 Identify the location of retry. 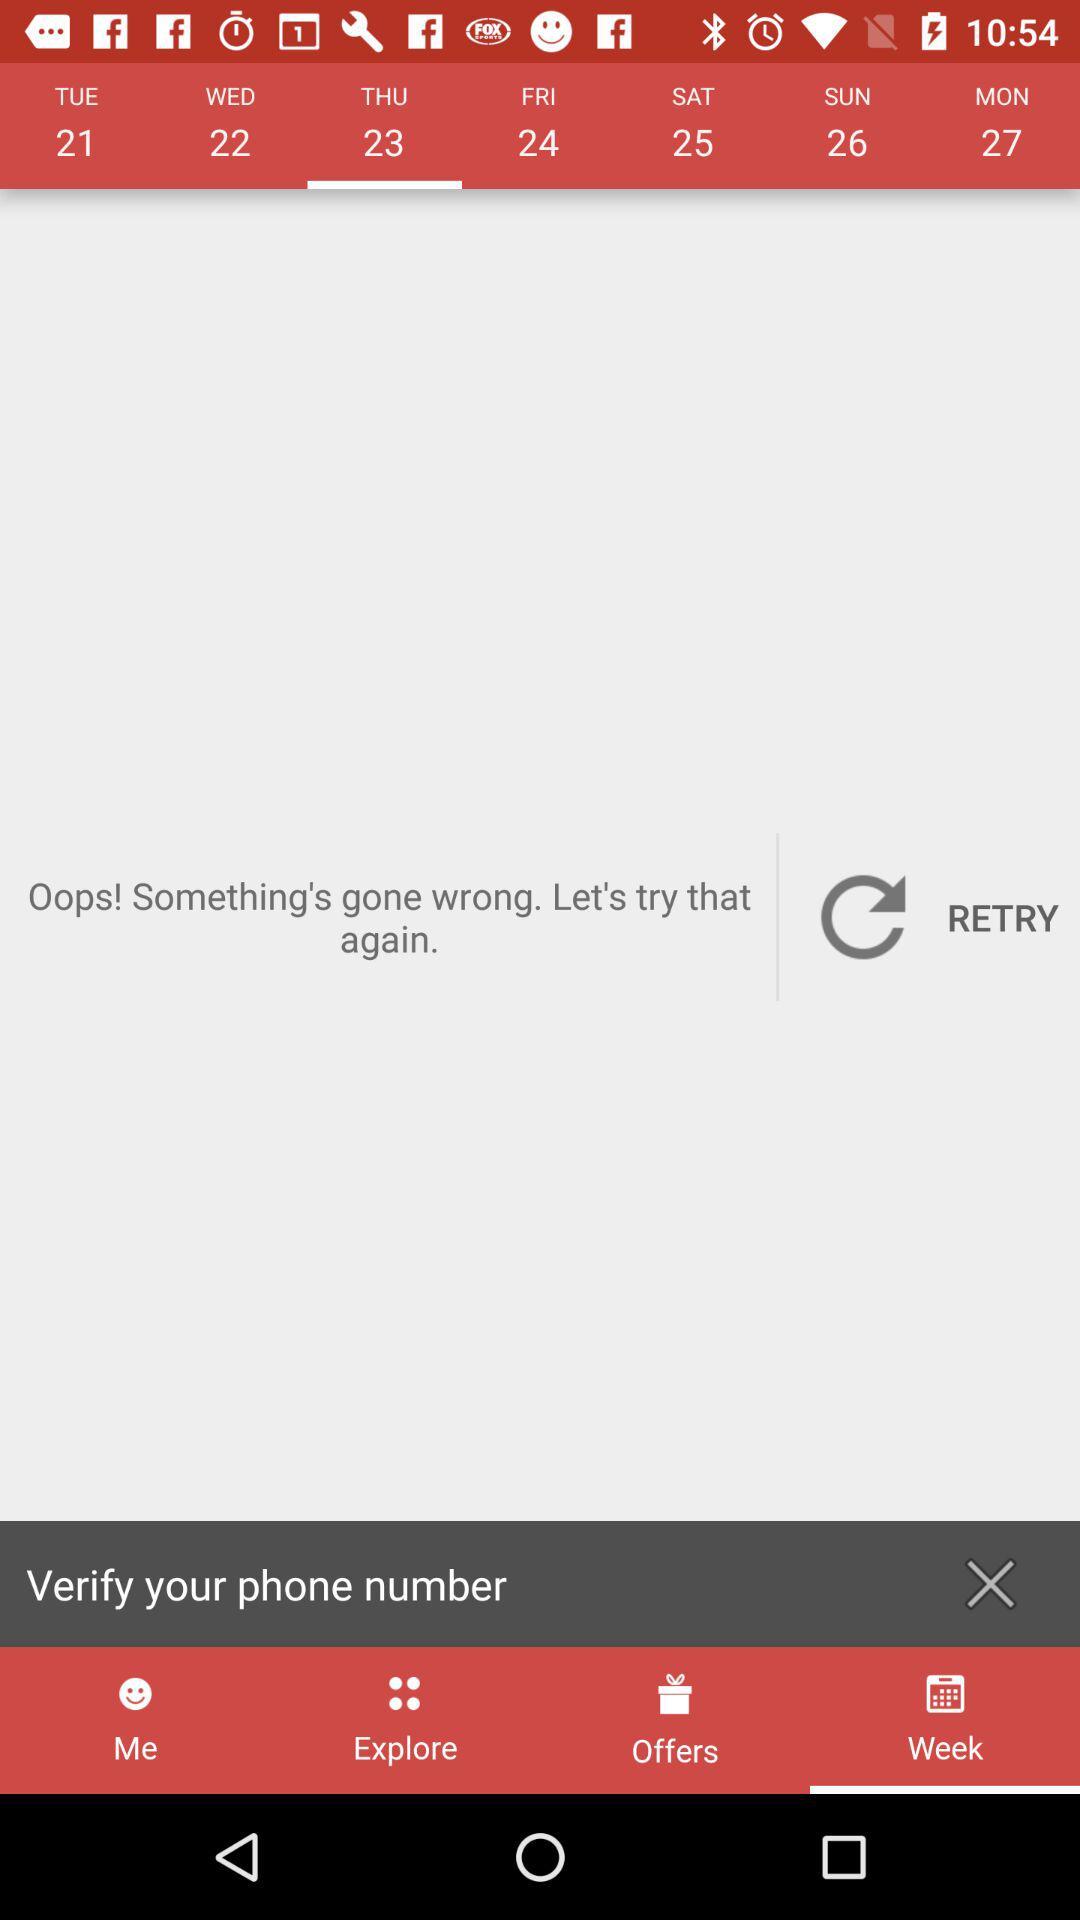
(929, 916).